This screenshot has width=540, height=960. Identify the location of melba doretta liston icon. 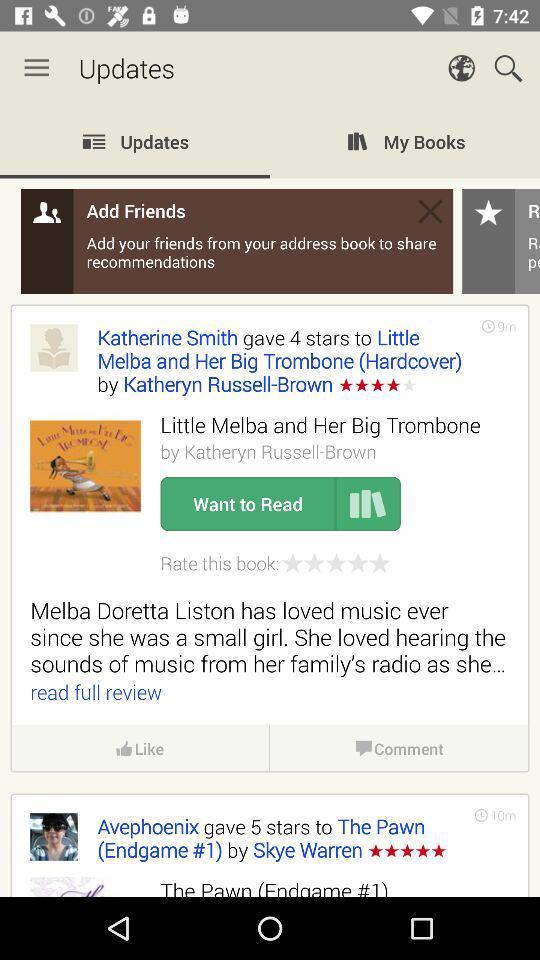
(270, 636).